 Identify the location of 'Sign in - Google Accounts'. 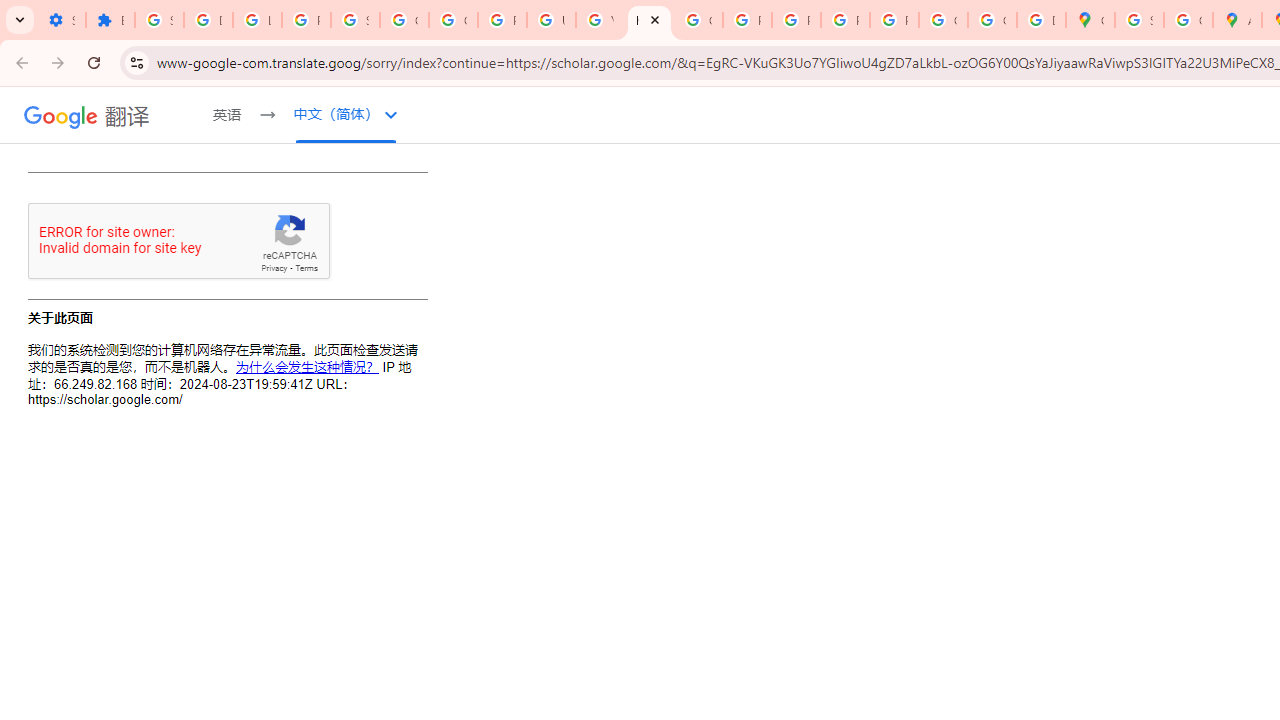
(1139, 20).